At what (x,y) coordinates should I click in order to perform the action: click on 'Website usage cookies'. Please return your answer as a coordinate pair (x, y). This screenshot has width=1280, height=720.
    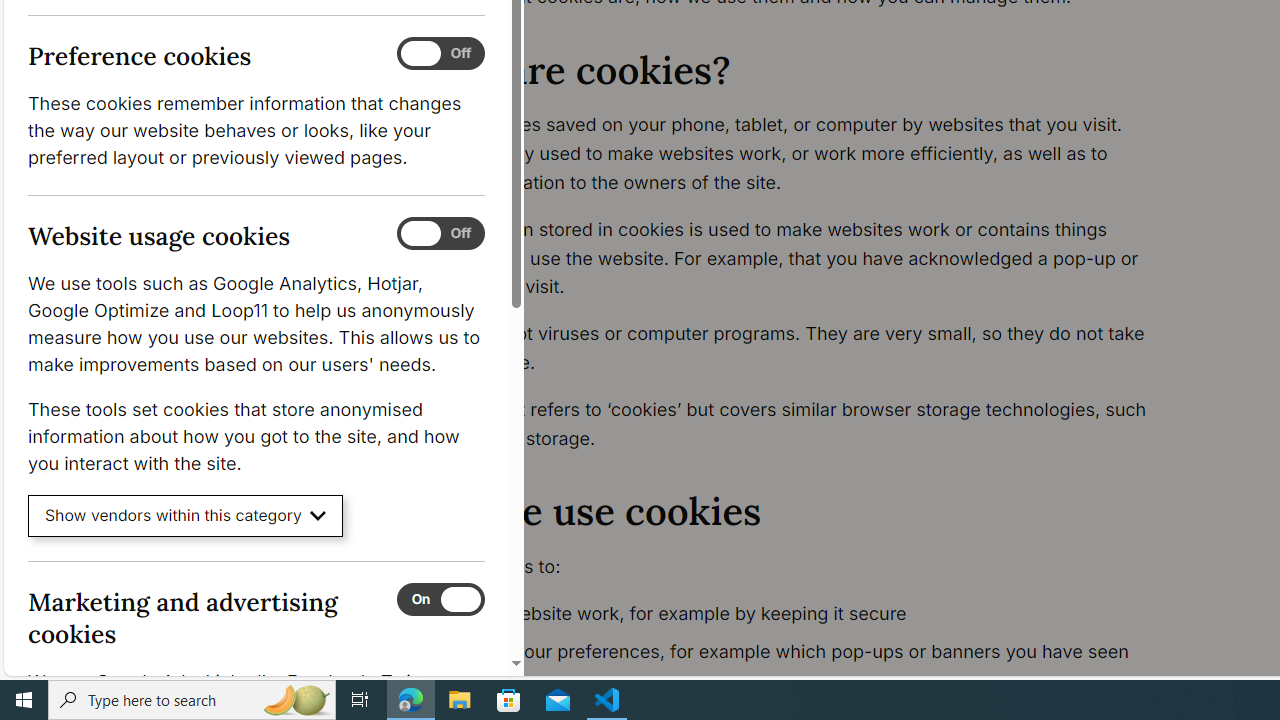
    Looking at the image, I should click on (439, 233).